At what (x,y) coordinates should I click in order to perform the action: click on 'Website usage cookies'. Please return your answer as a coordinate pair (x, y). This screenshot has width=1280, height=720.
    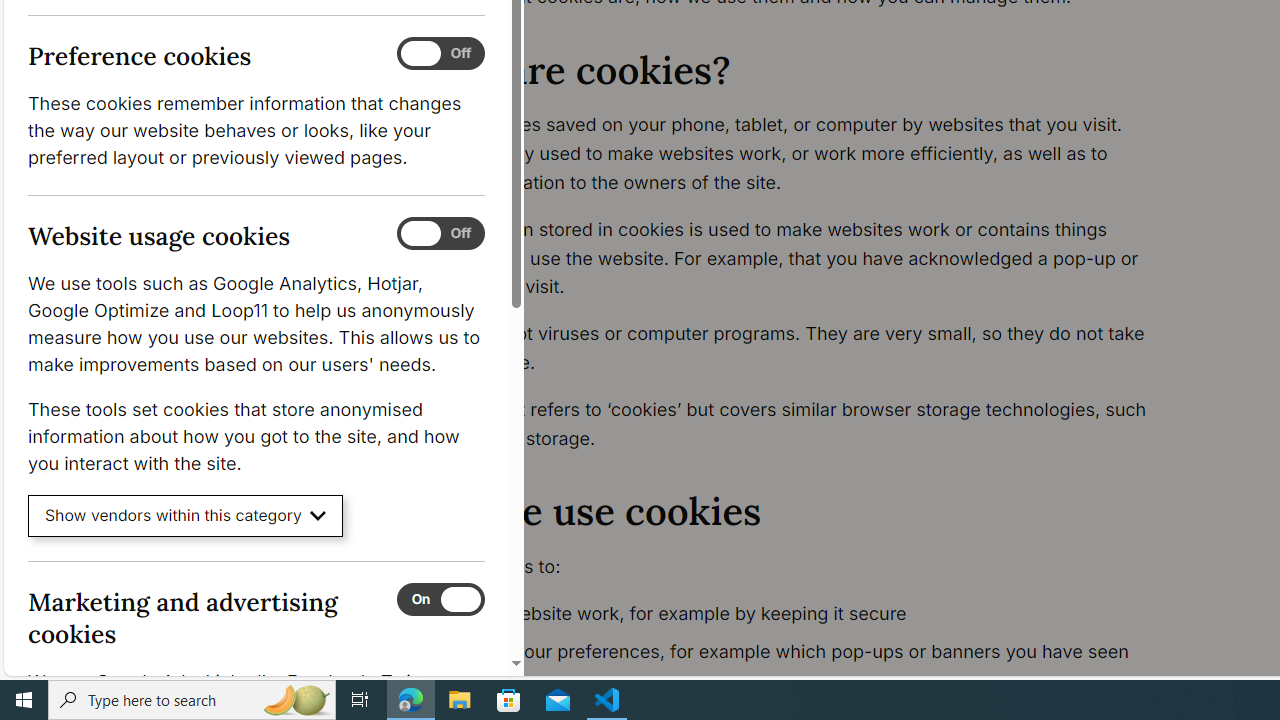
    Looking at the image, I should click on (439, 233).